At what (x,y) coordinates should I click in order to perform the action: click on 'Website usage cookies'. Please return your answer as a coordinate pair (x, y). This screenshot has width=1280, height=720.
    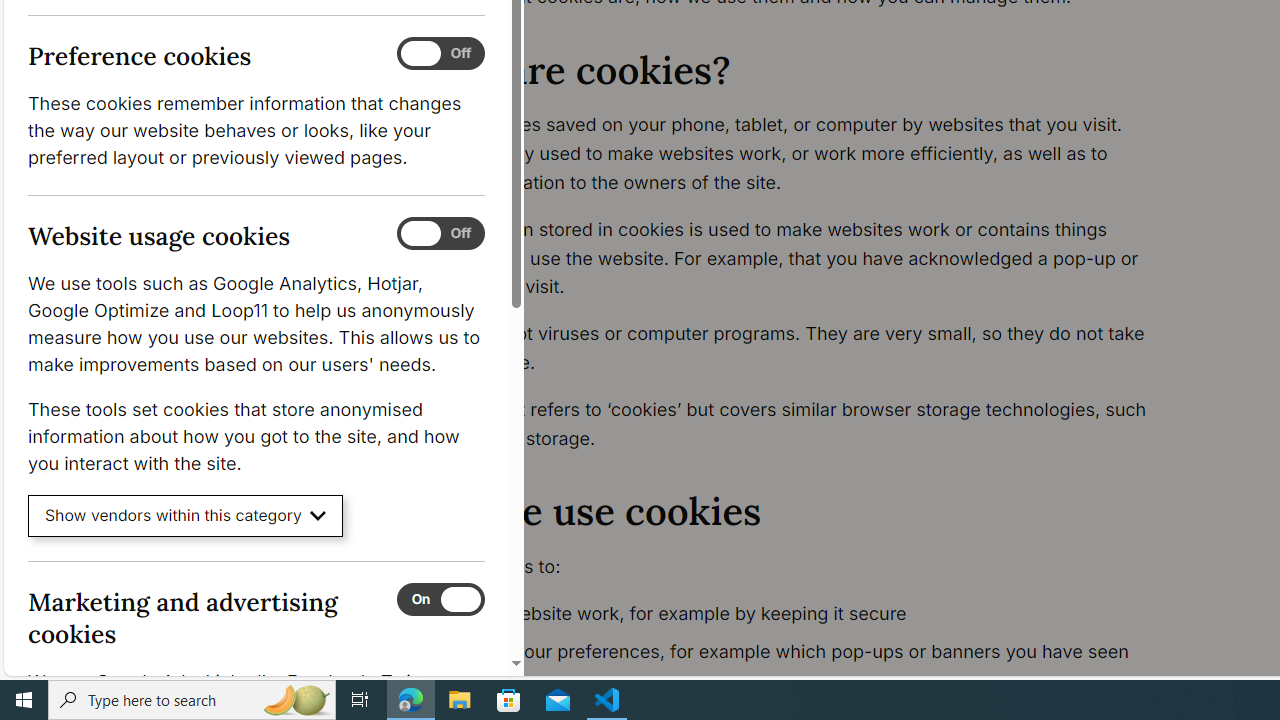
    Looking at the image, I should click on (439, 233).